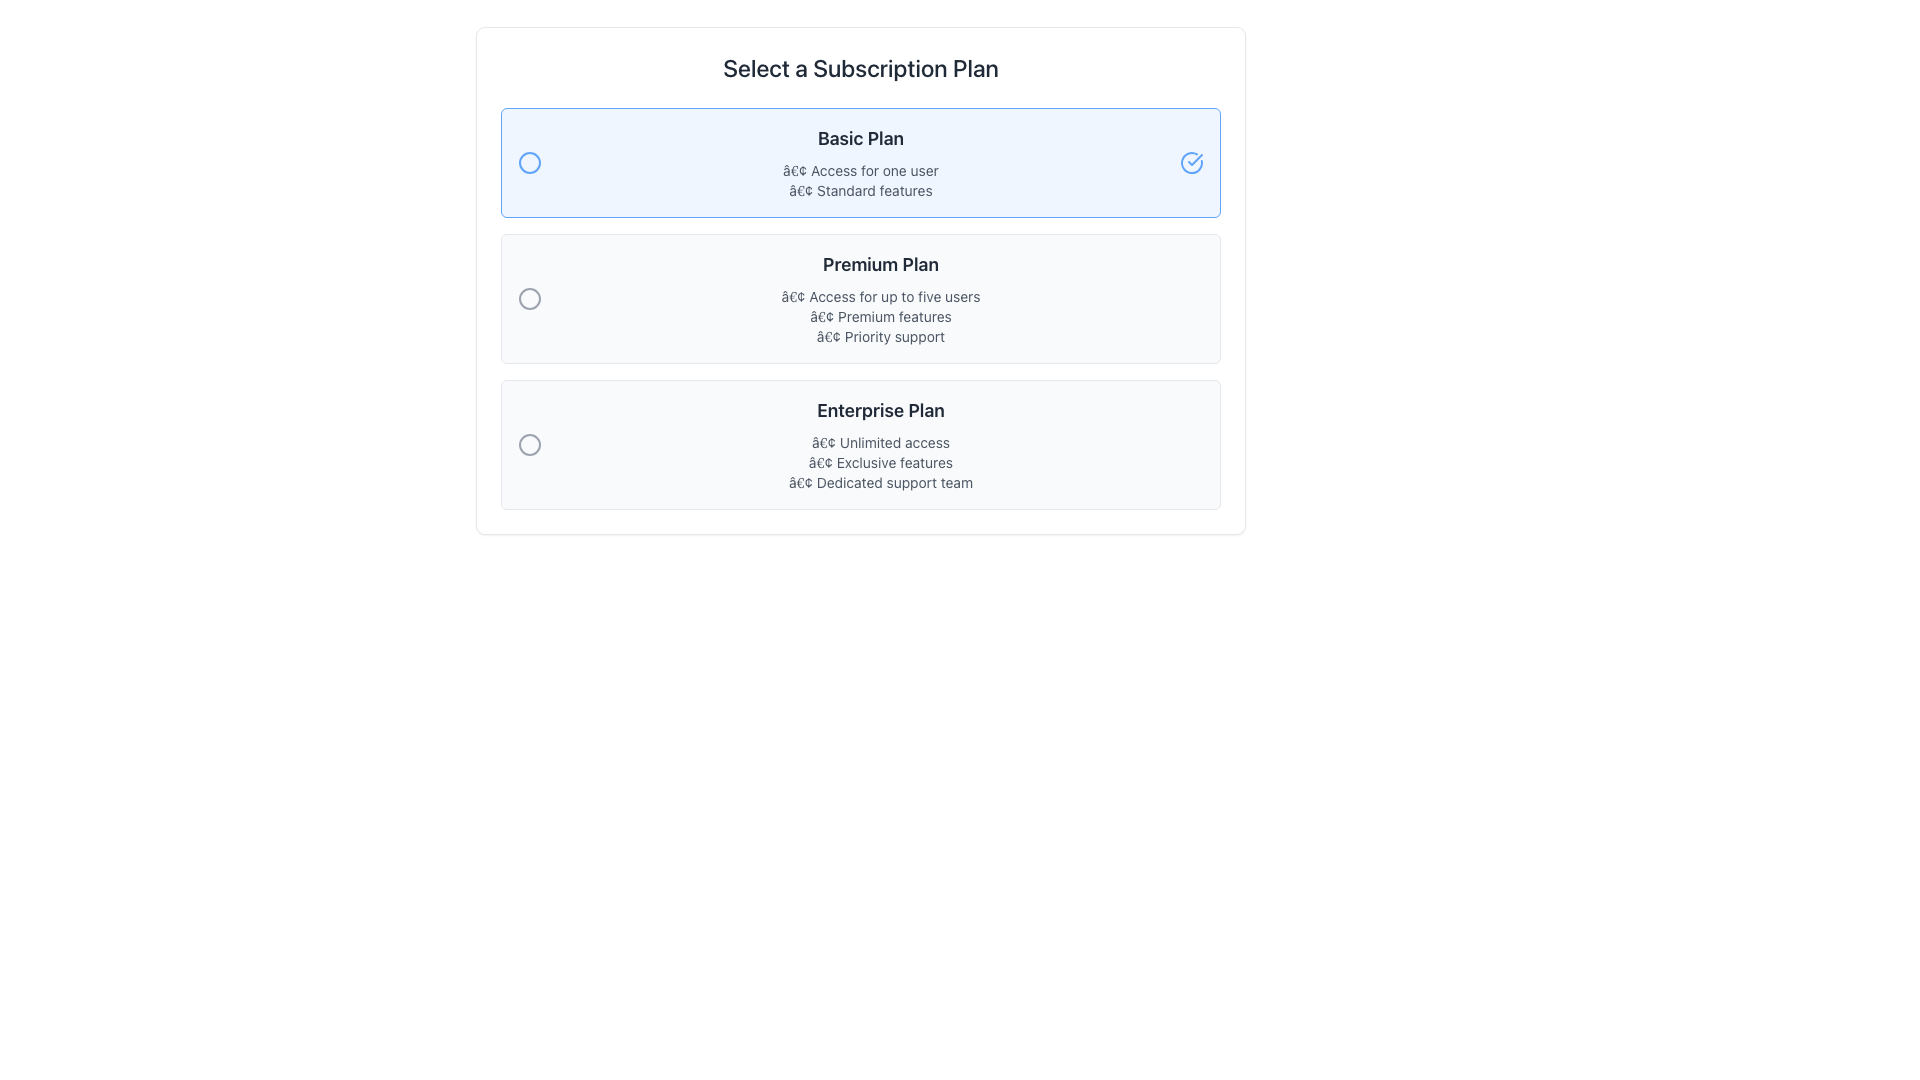 The width and height of the screenshot is (1920, 1080). What do you see at coordinates (1191, 161) in the screenshot?
I see `the checkmark icon representing the selected 'Basic Plan' to confirm the selection` at bounding box center [1191, 161].